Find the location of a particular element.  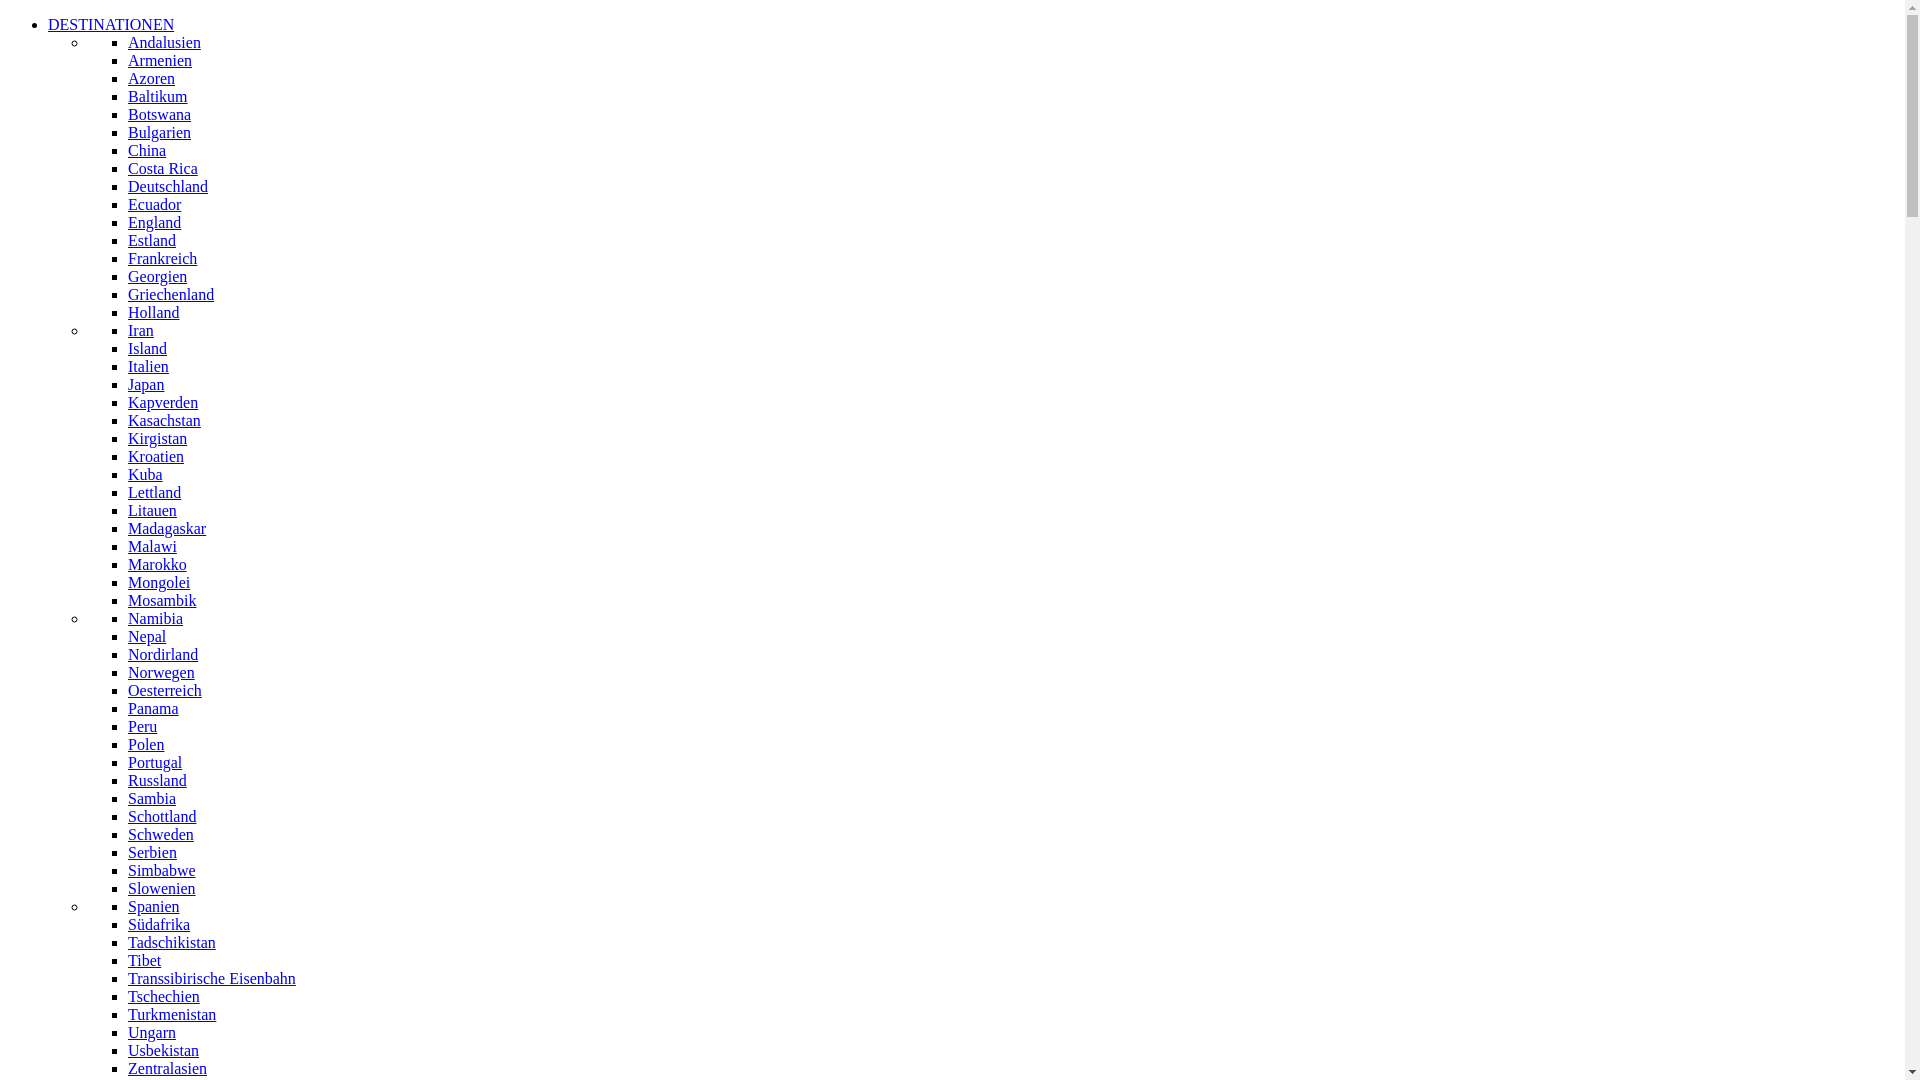

'Botswana' is located at coordinates (158, 114).